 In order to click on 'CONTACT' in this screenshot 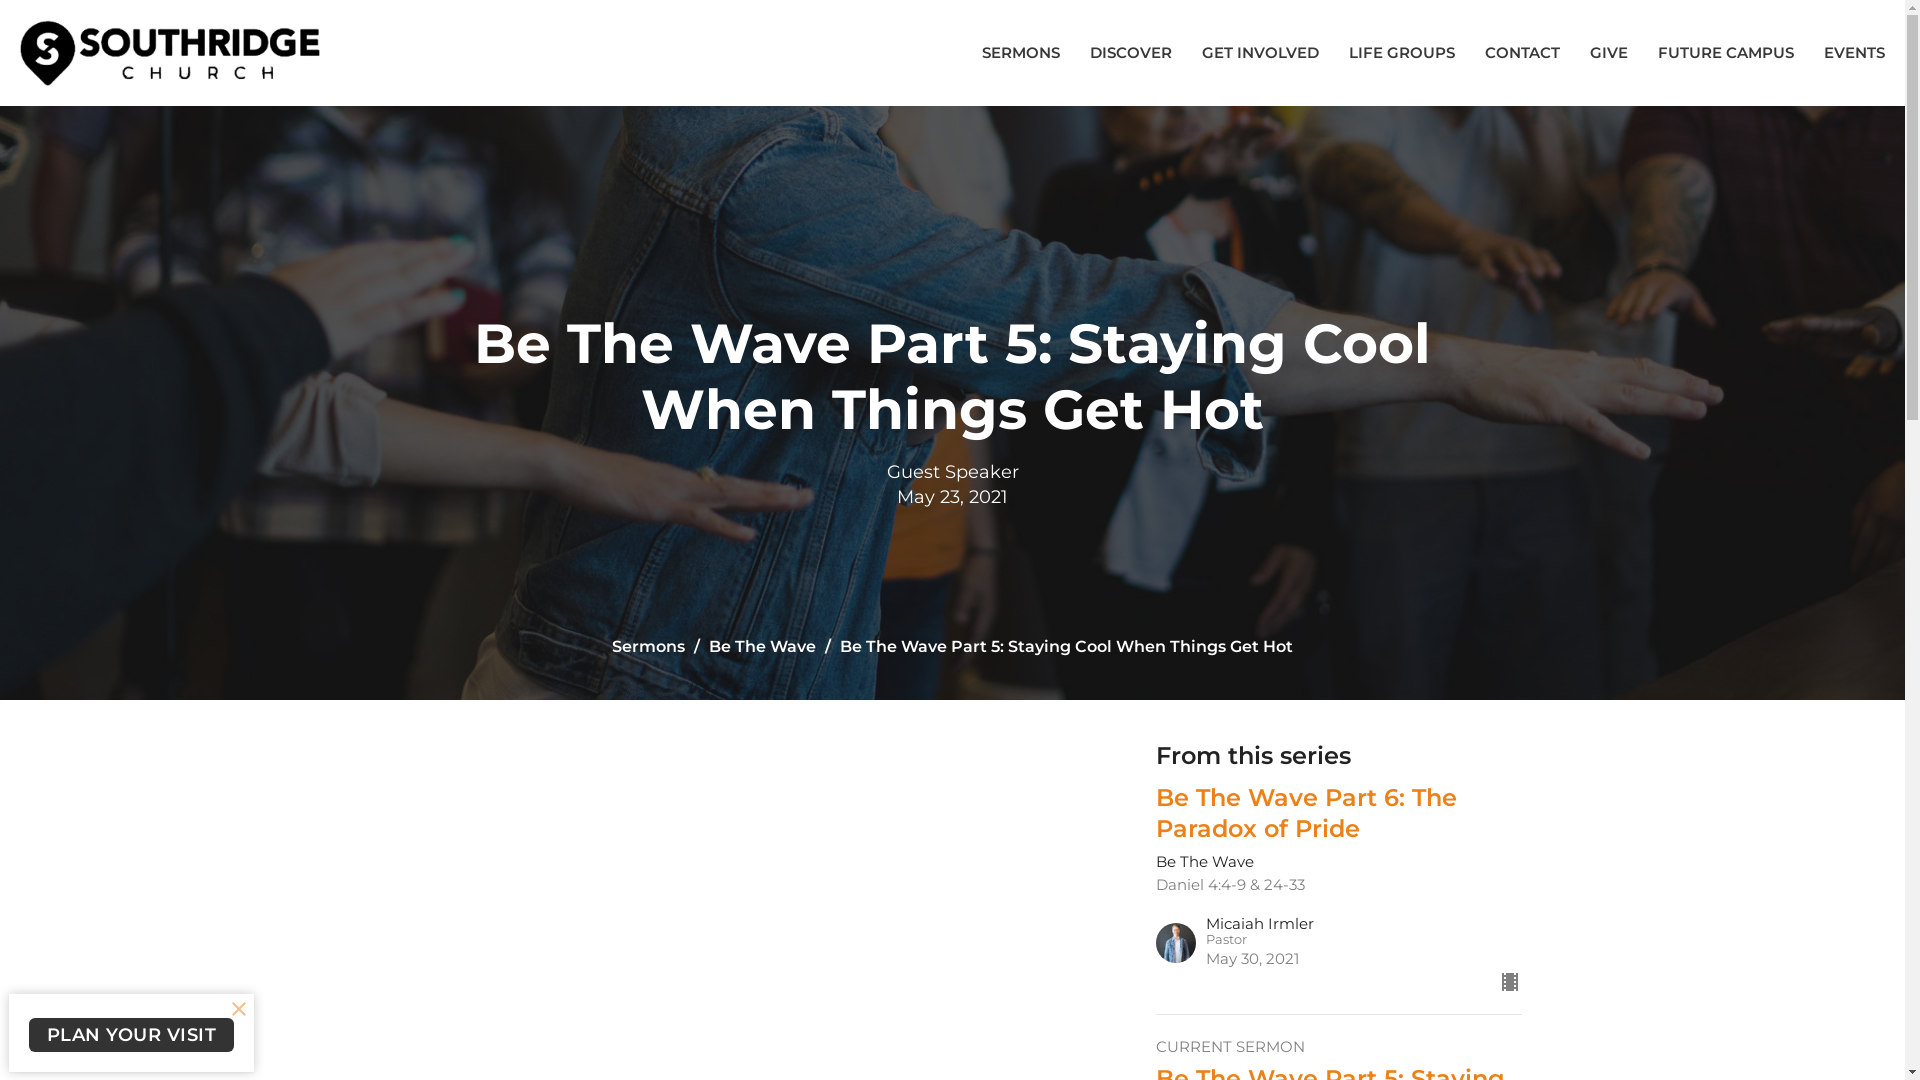, I will do `click(1521, 51)`.